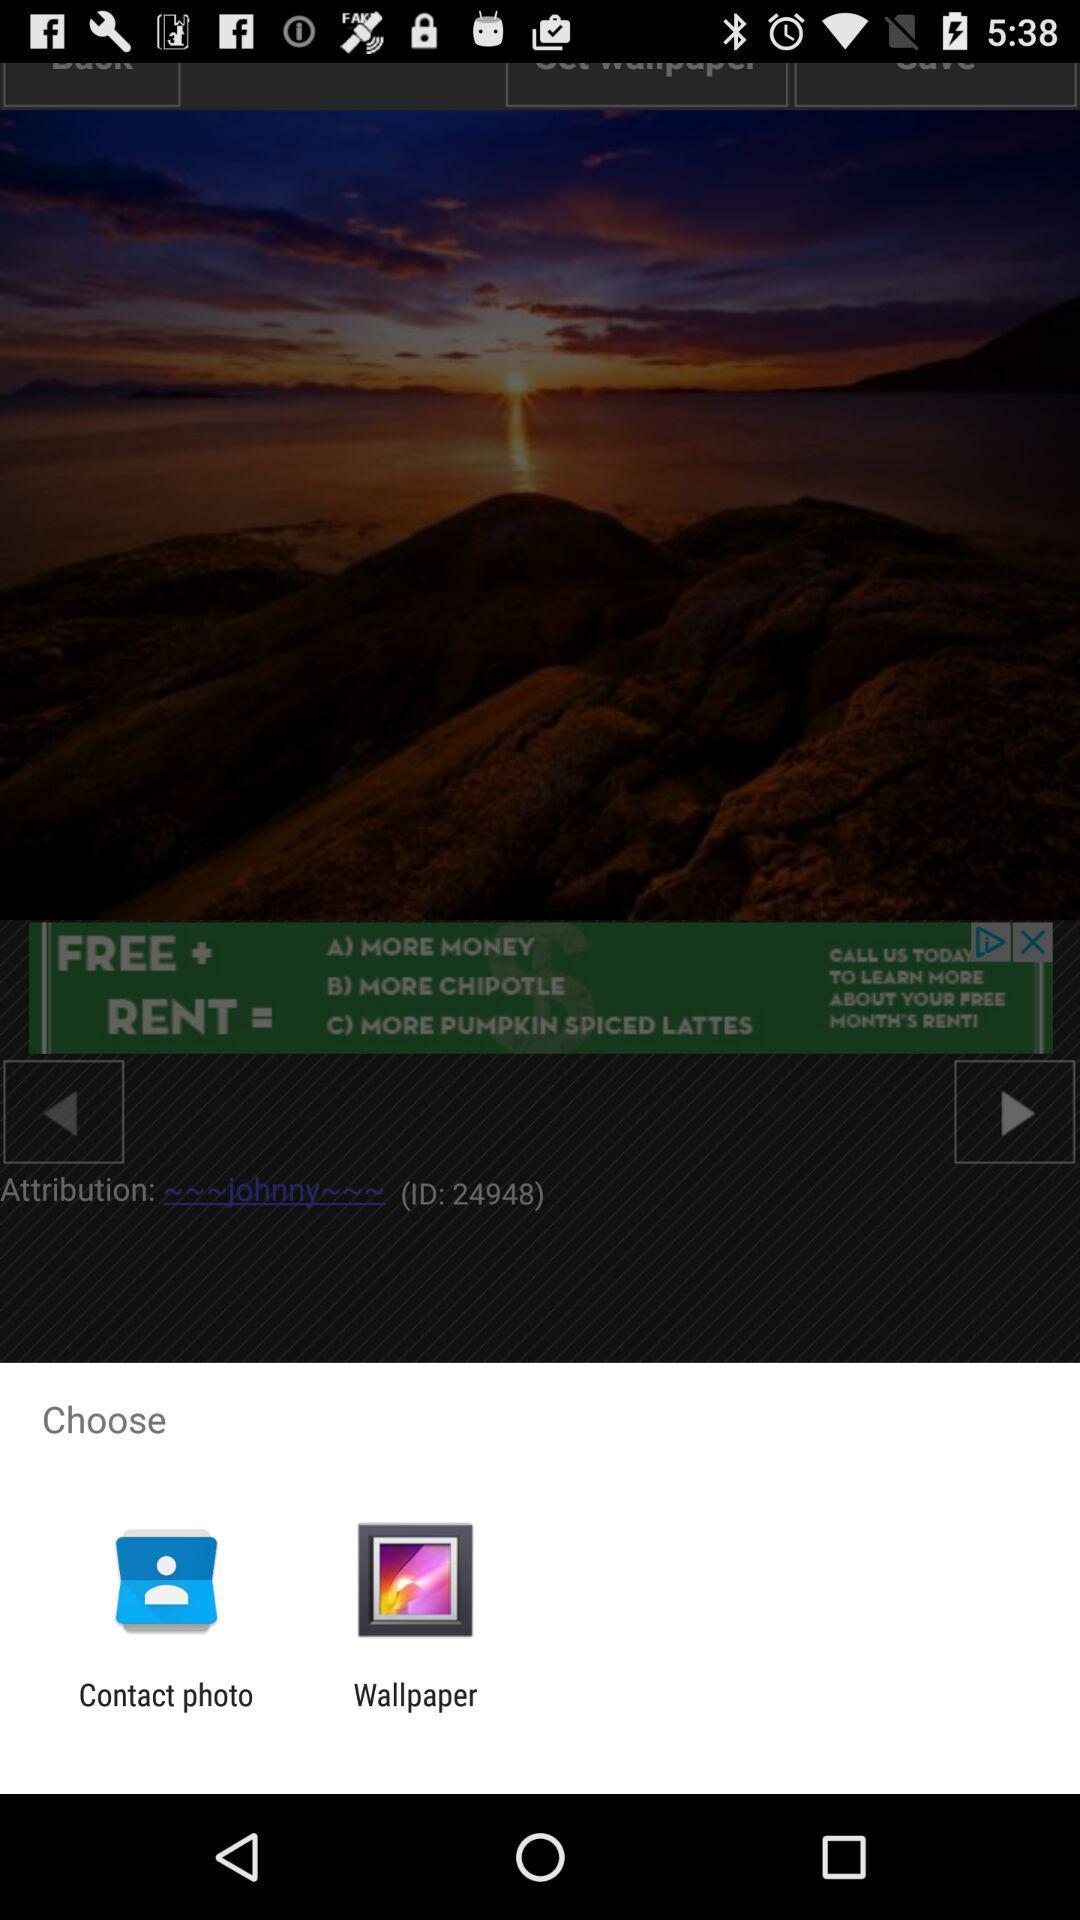  Describe the element at coordinates (165, 1711) in the screenshot. I see `the contact photo app` at that location.